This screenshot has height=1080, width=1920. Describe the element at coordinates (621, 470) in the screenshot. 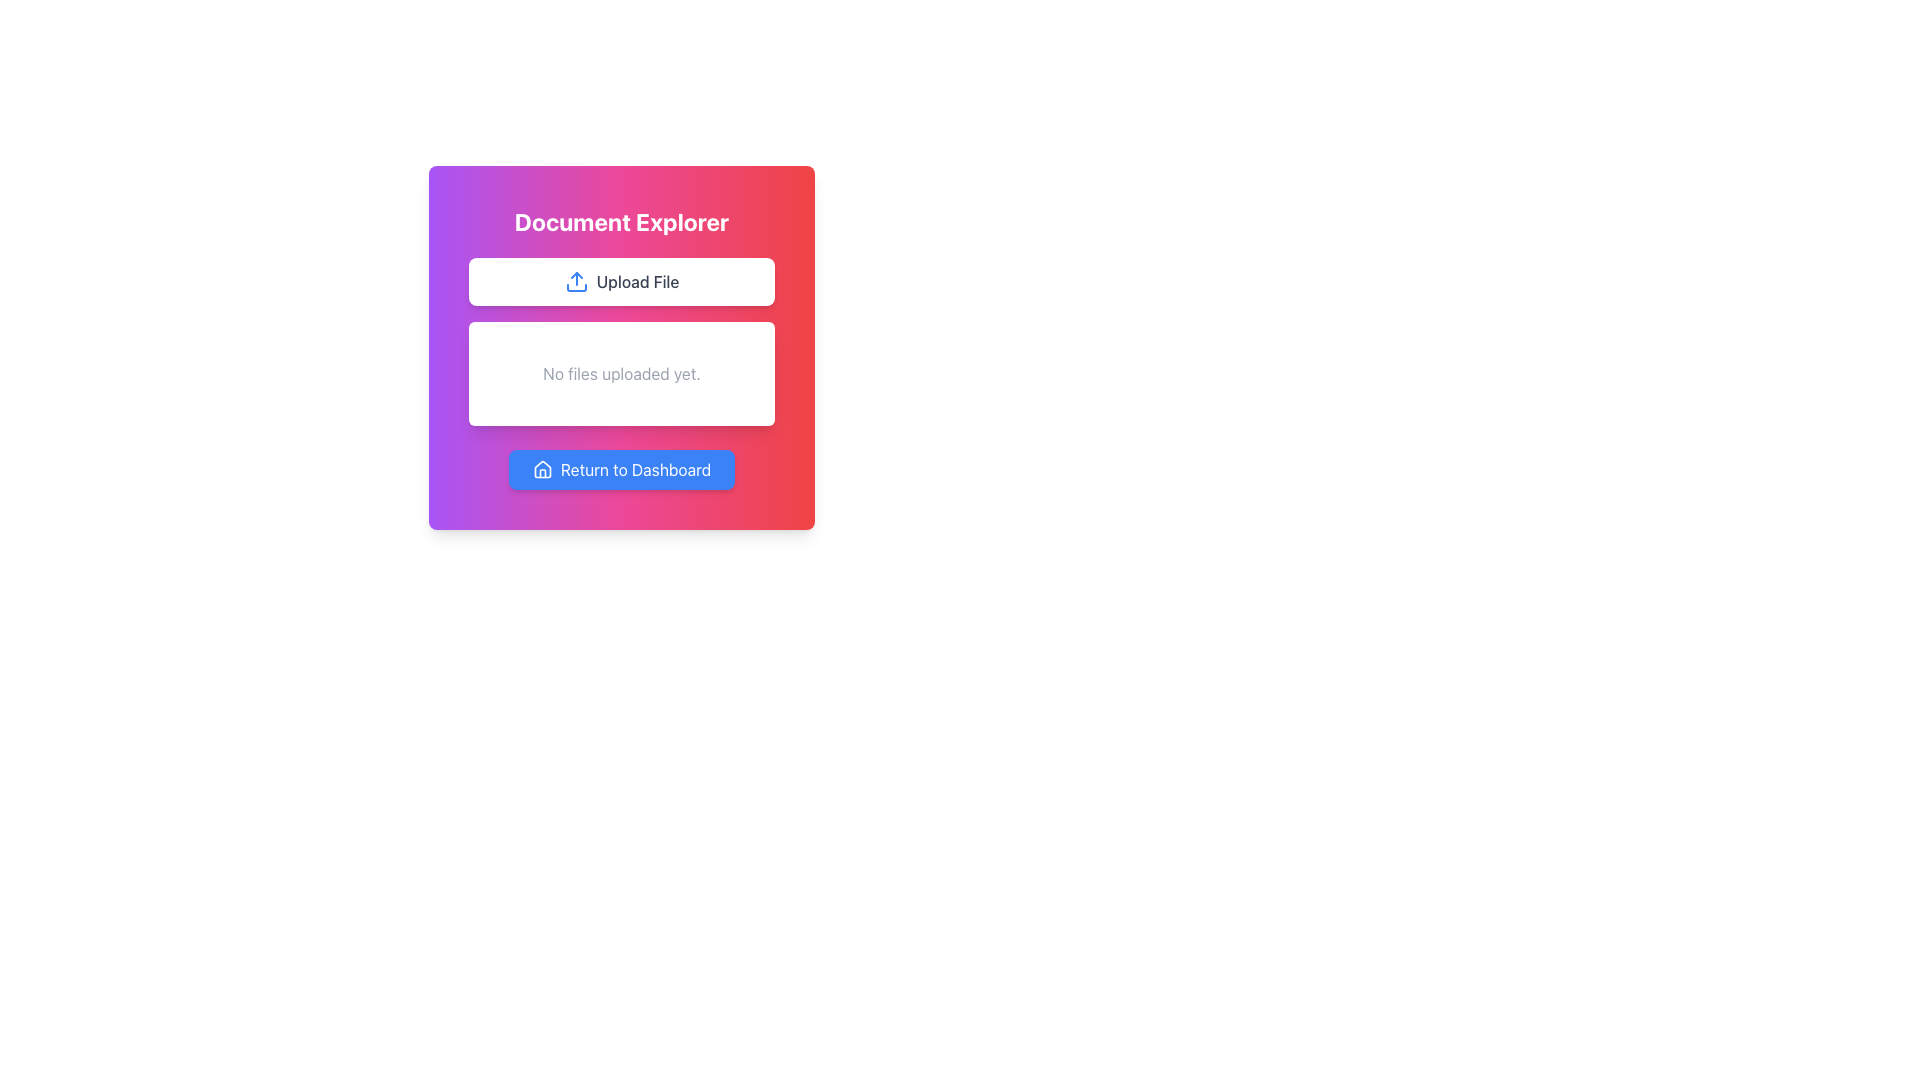

I see `the blue 'Return to Dashboard' button with white text and a house icon, located at the bottom of the 'Document Explorer' card interface` at that location.